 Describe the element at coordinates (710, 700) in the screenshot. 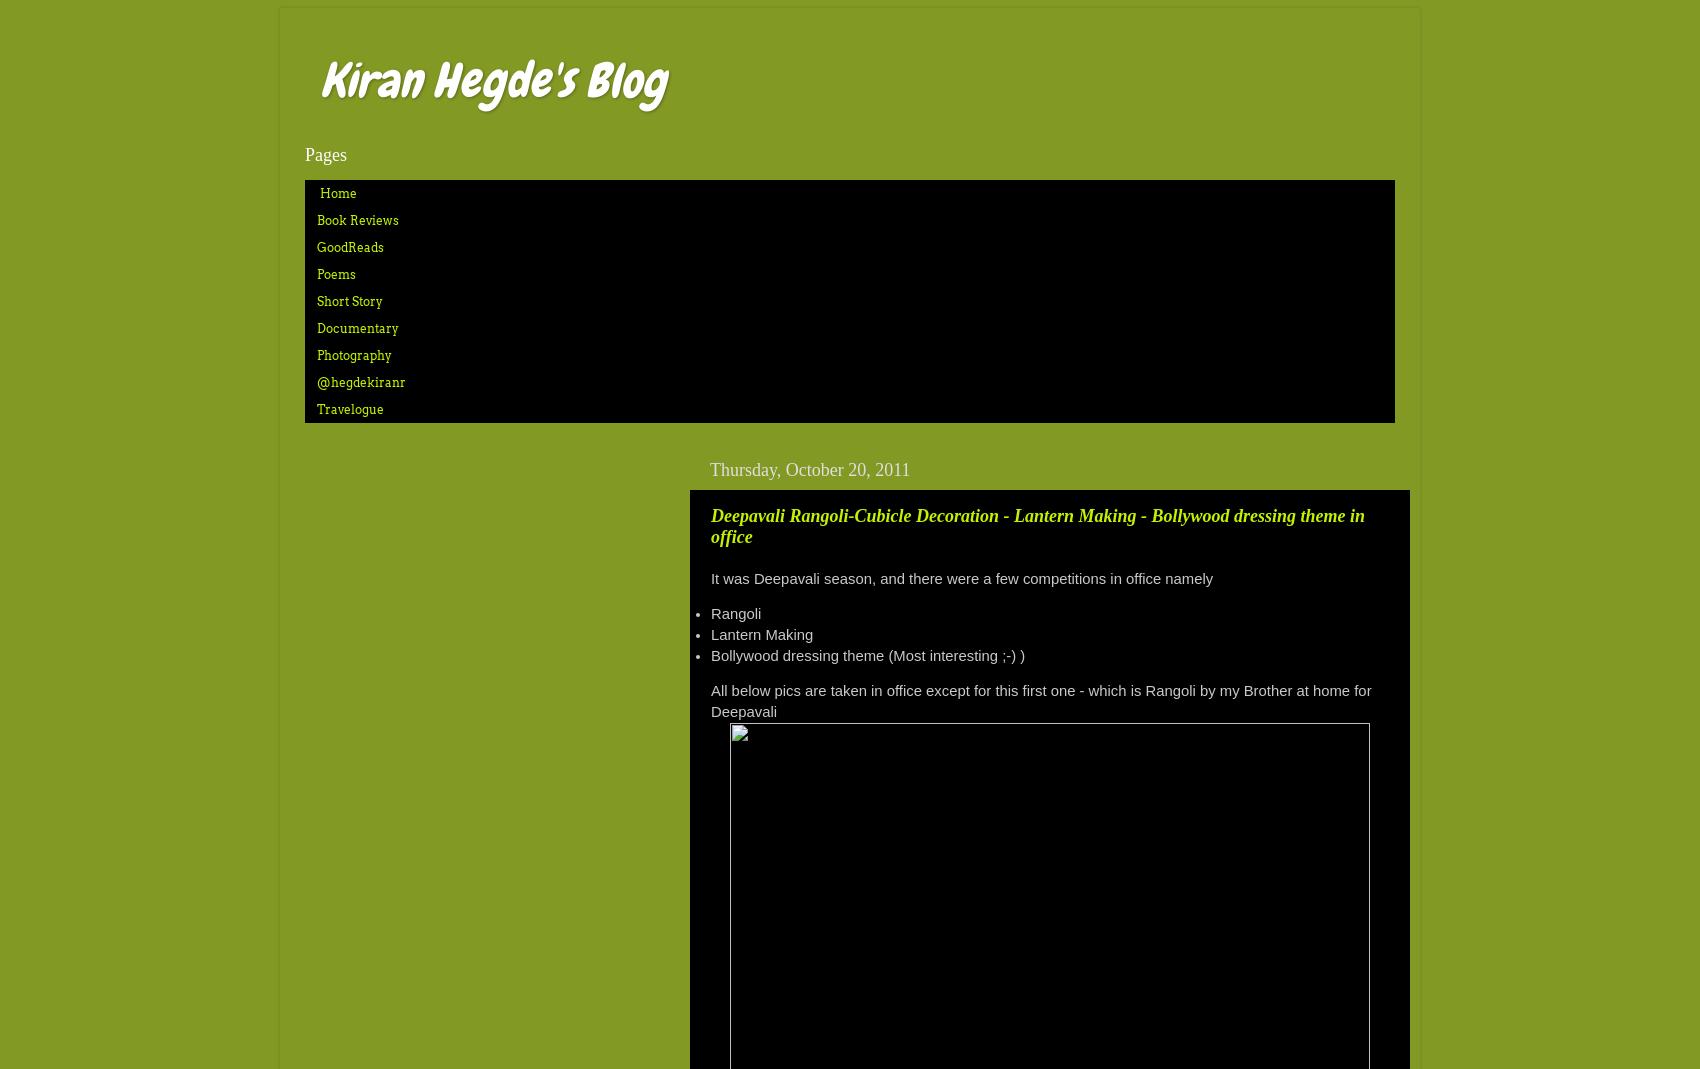

I see `'All below pics are taken in office except for this first one - which is Rangoli by my Brother at home for Deepavali'` at that location.